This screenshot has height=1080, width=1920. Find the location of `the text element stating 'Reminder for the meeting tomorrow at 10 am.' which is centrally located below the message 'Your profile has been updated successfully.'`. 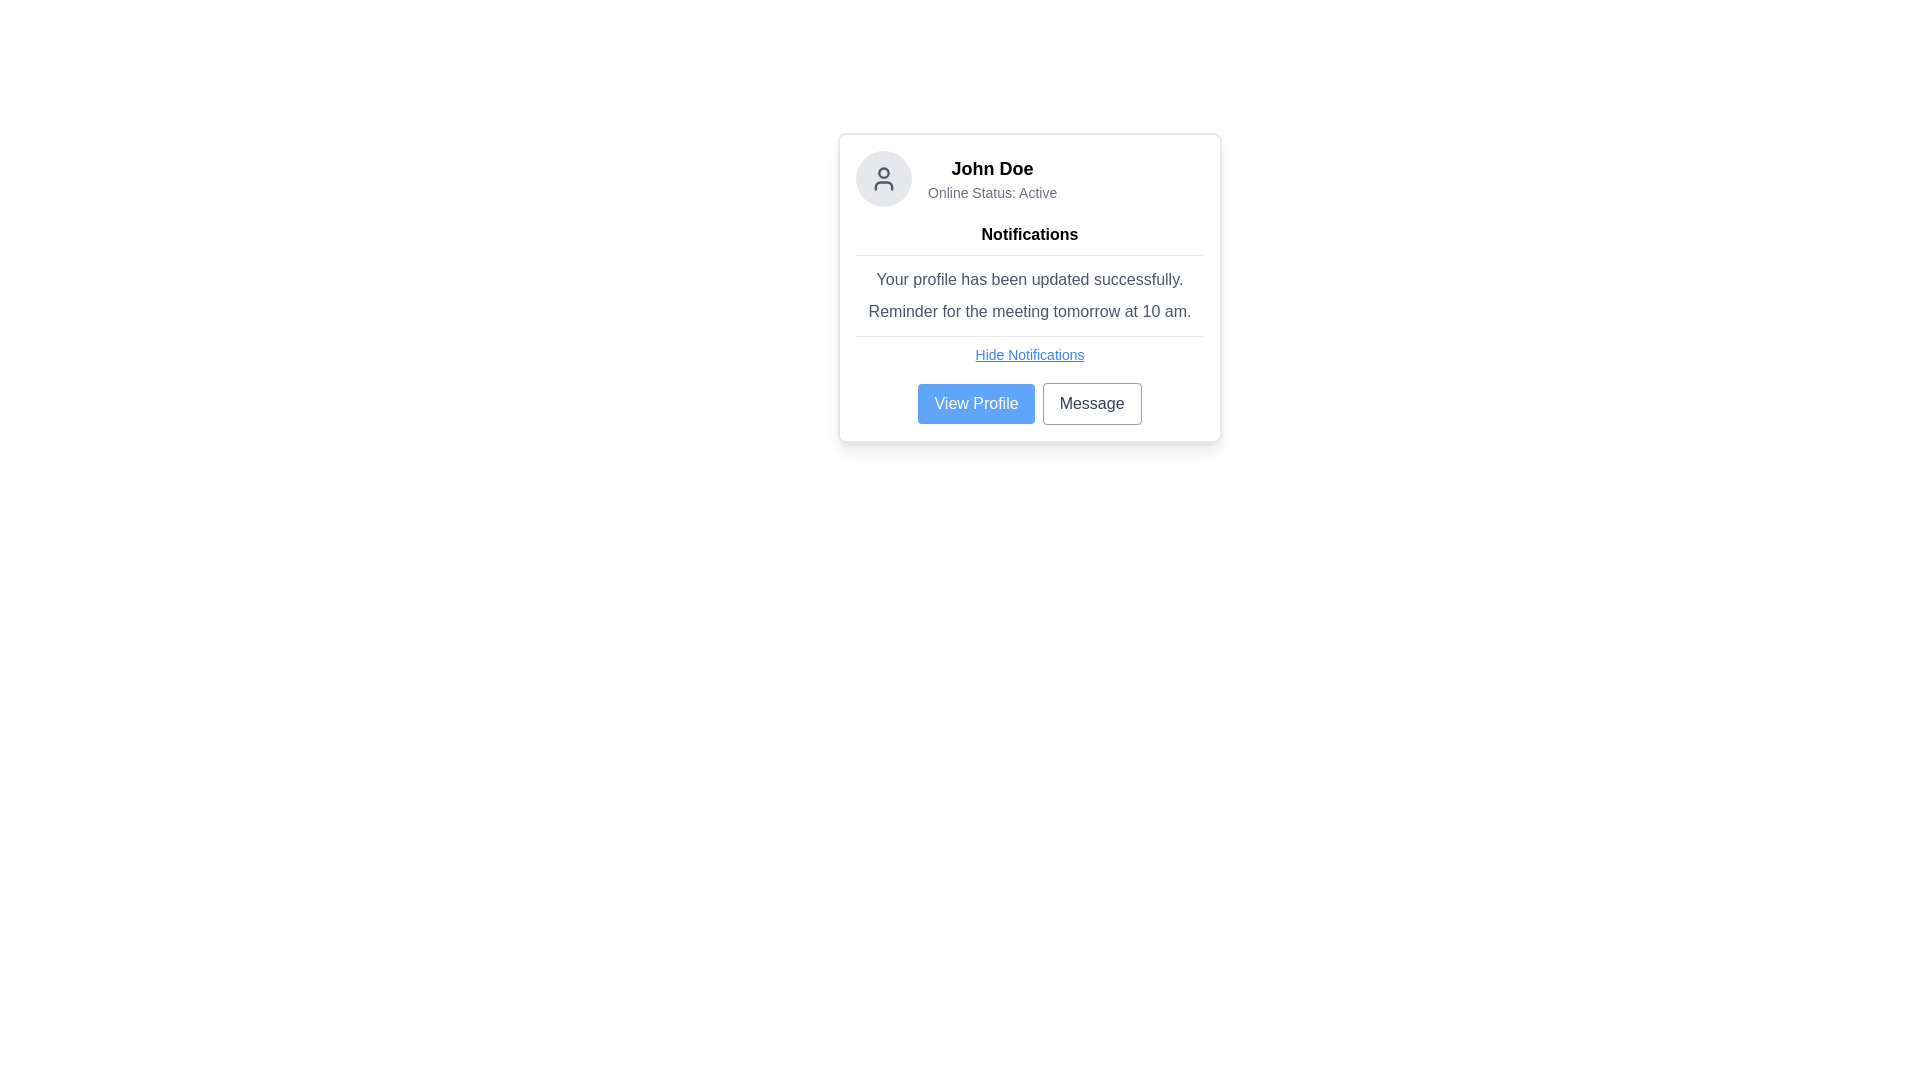

the text element stating 'Reminder for the meeting tomorrow at 10 am.' which is centrally located below the message 'Your profile has been updated successfully.' is located at coordinates (1030, 312).